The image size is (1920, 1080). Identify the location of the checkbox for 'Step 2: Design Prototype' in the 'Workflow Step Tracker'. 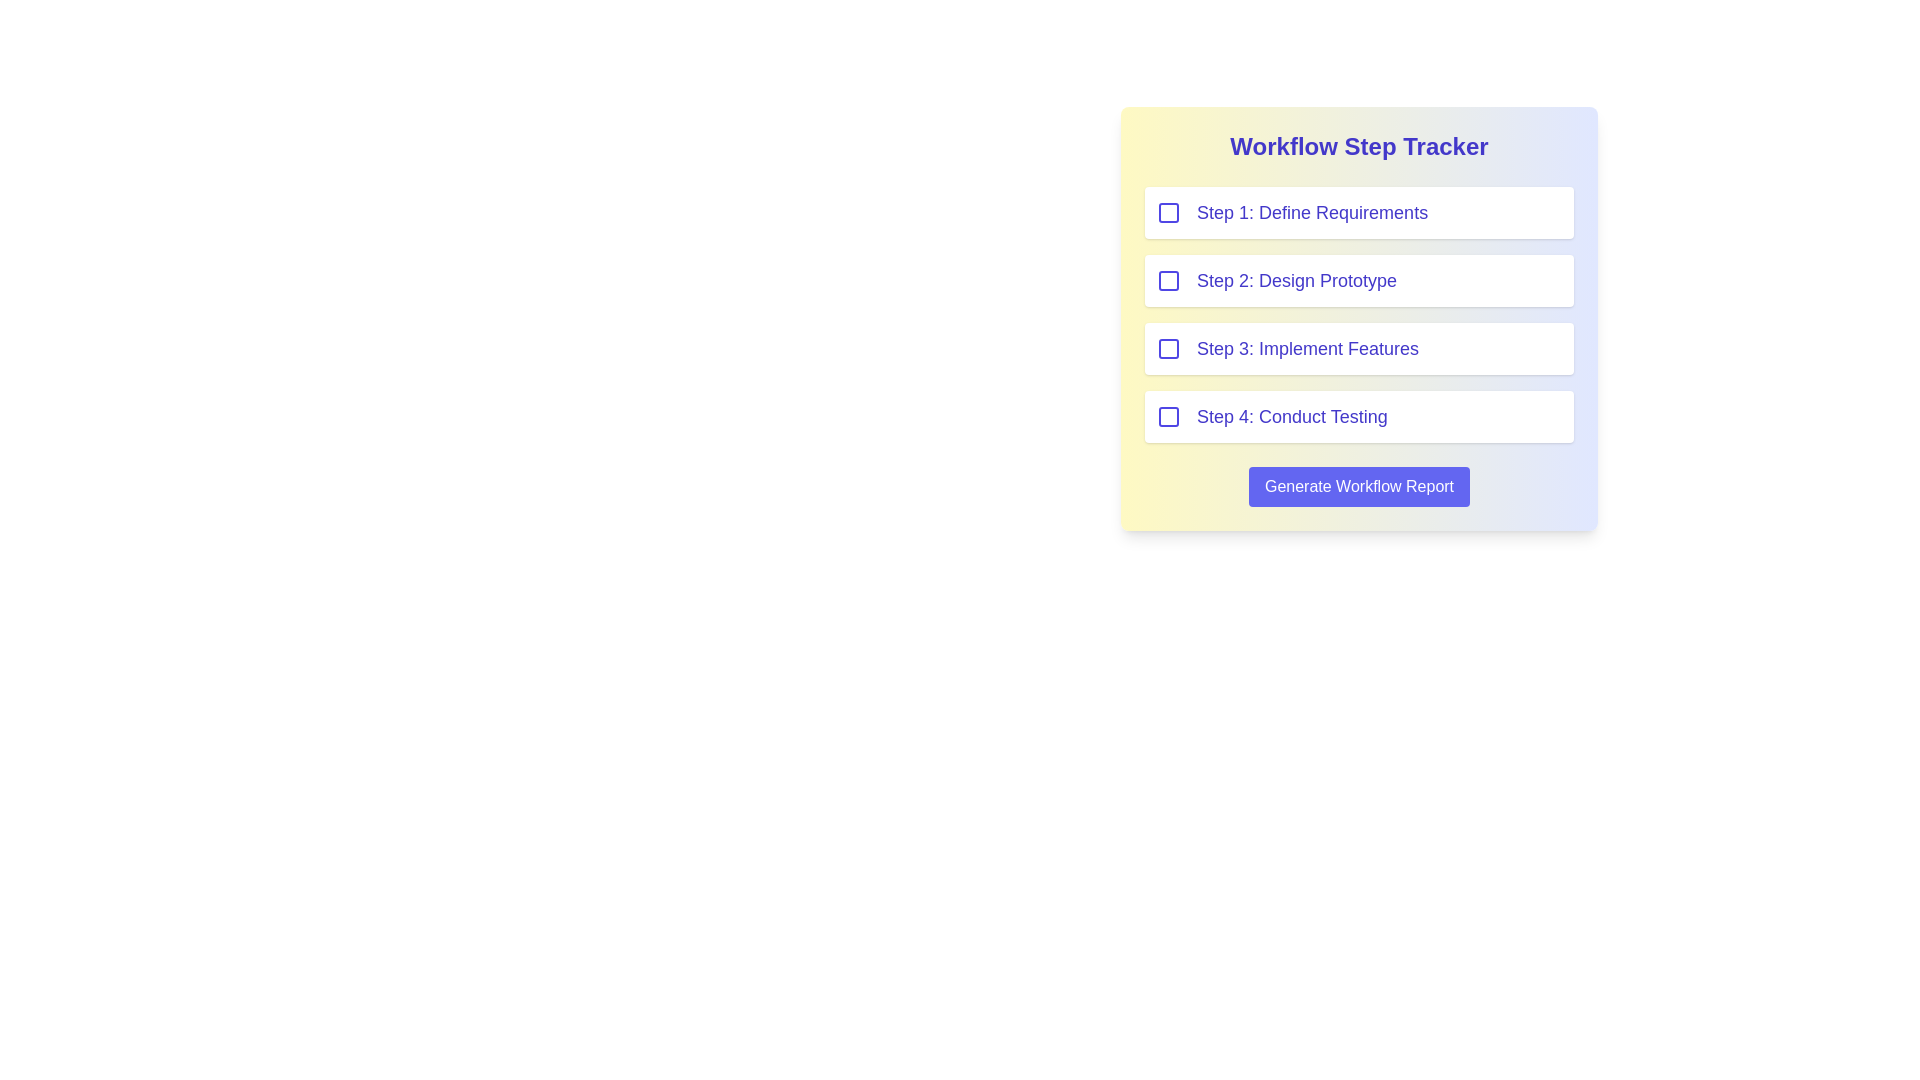
(1169, 281).